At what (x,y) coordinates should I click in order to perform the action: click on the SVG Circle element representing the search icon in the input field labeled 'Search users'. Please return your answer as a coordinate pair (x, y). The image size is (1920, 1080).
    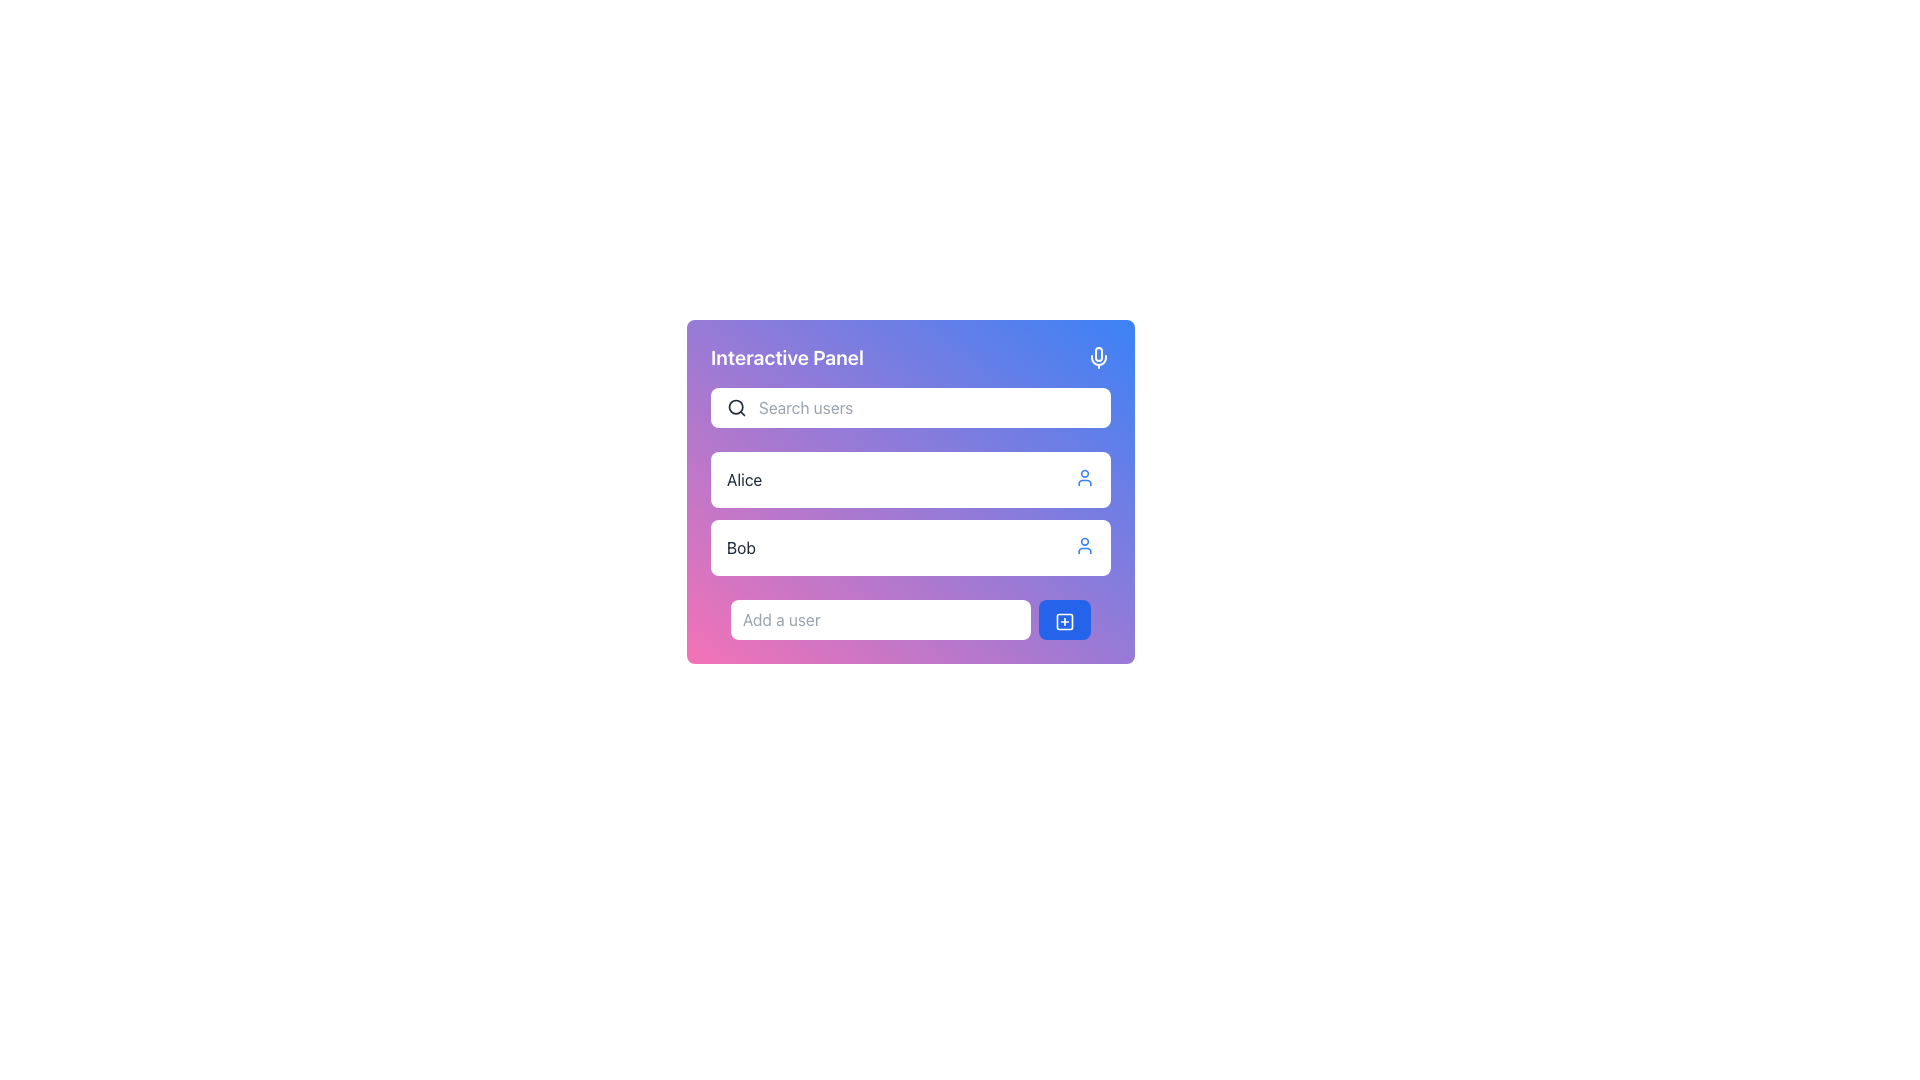
    Looking at the image, I should click on (735, 406).